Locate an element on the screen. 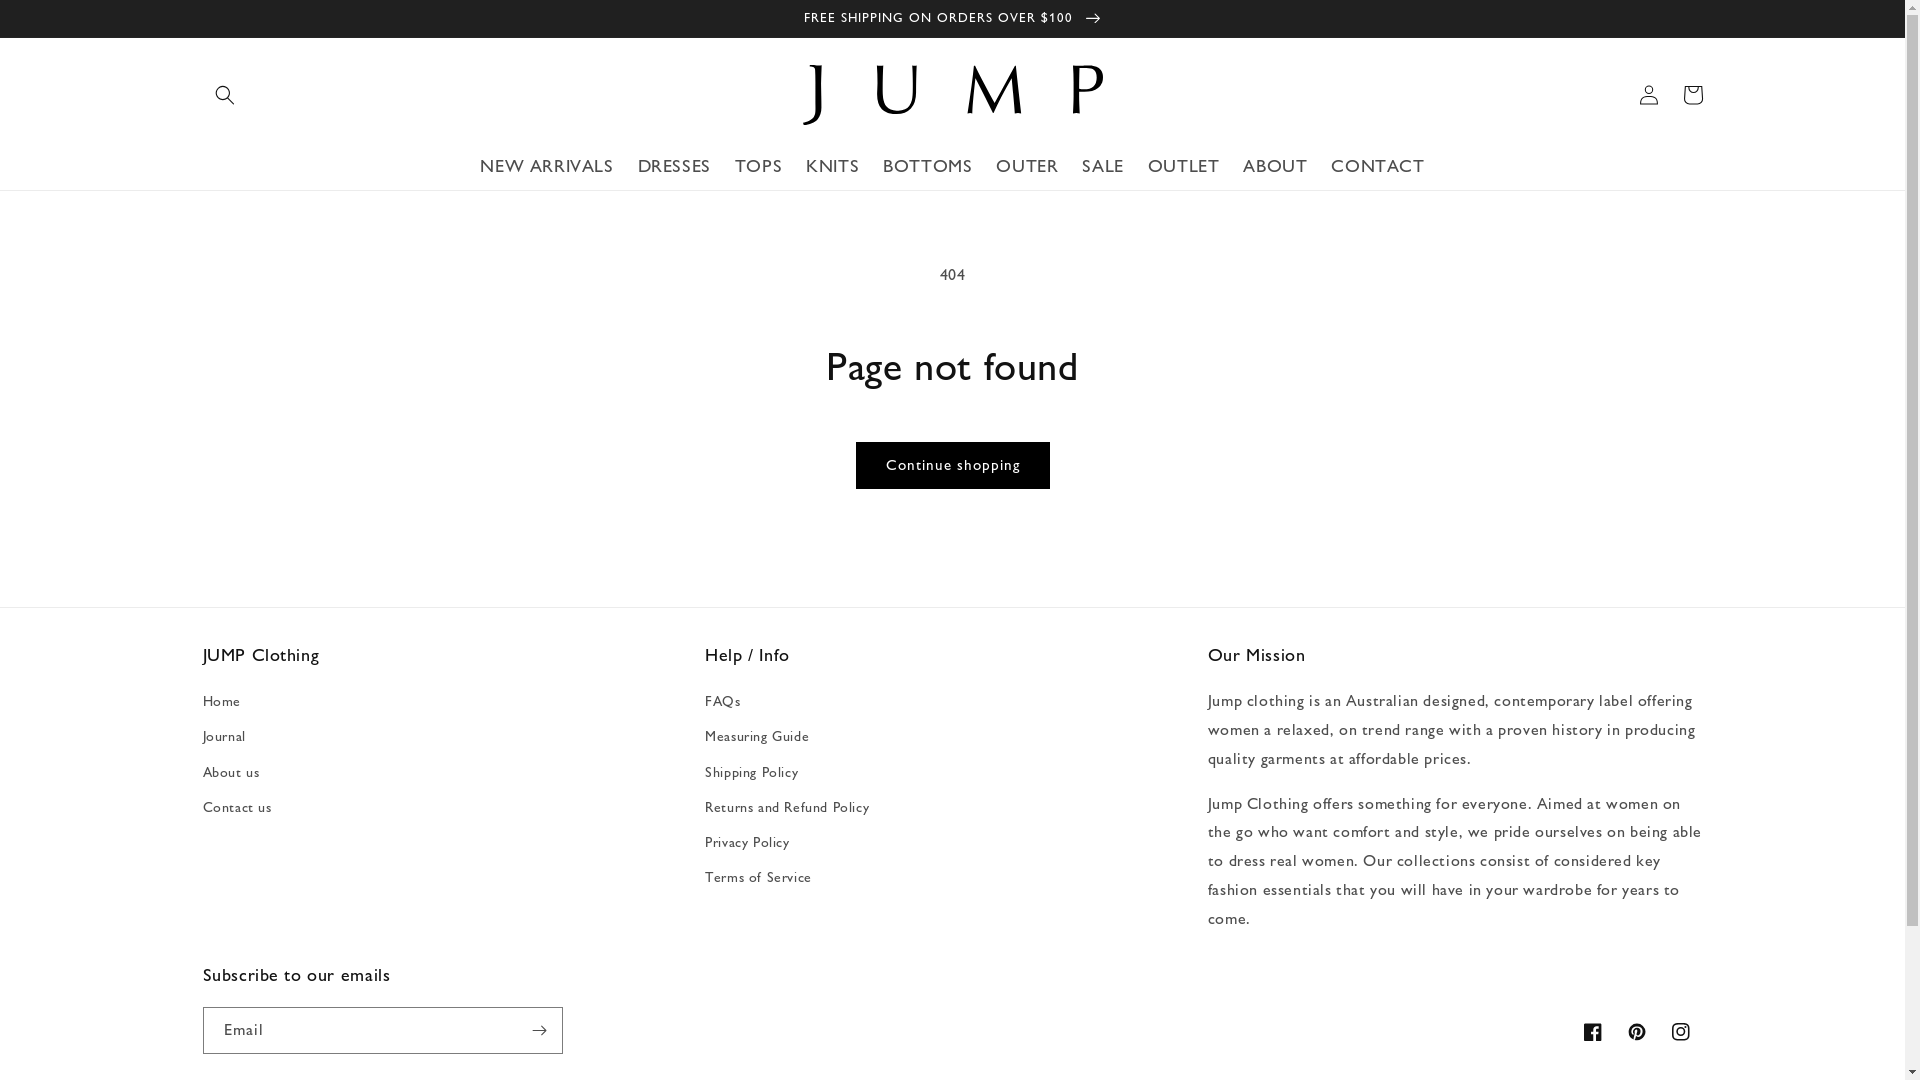 This screenshot has width=1920, height=1080. 'Returns and Refund Policy' is located at coordinates (705, 806).